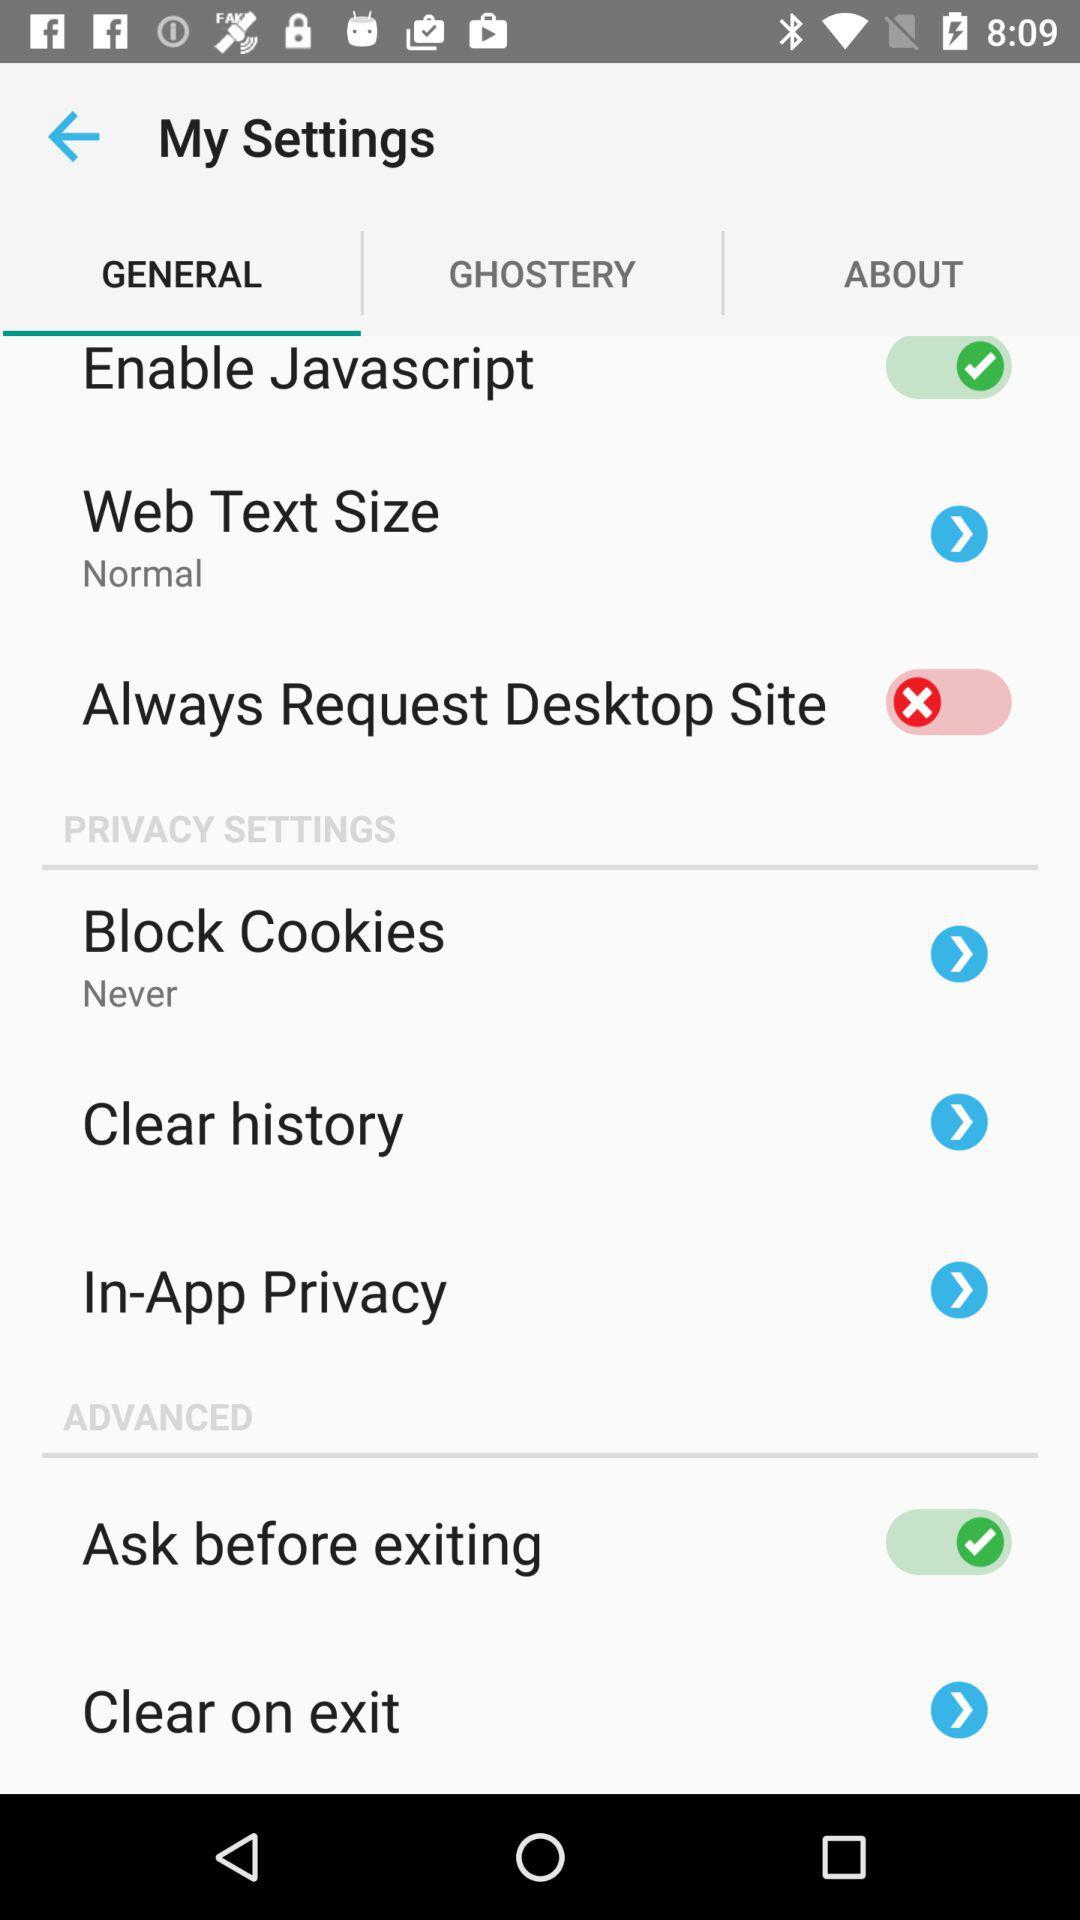  Describe the element at coordinates (540, 828) in the screenshot. I see `privacy settings icon` at that location.